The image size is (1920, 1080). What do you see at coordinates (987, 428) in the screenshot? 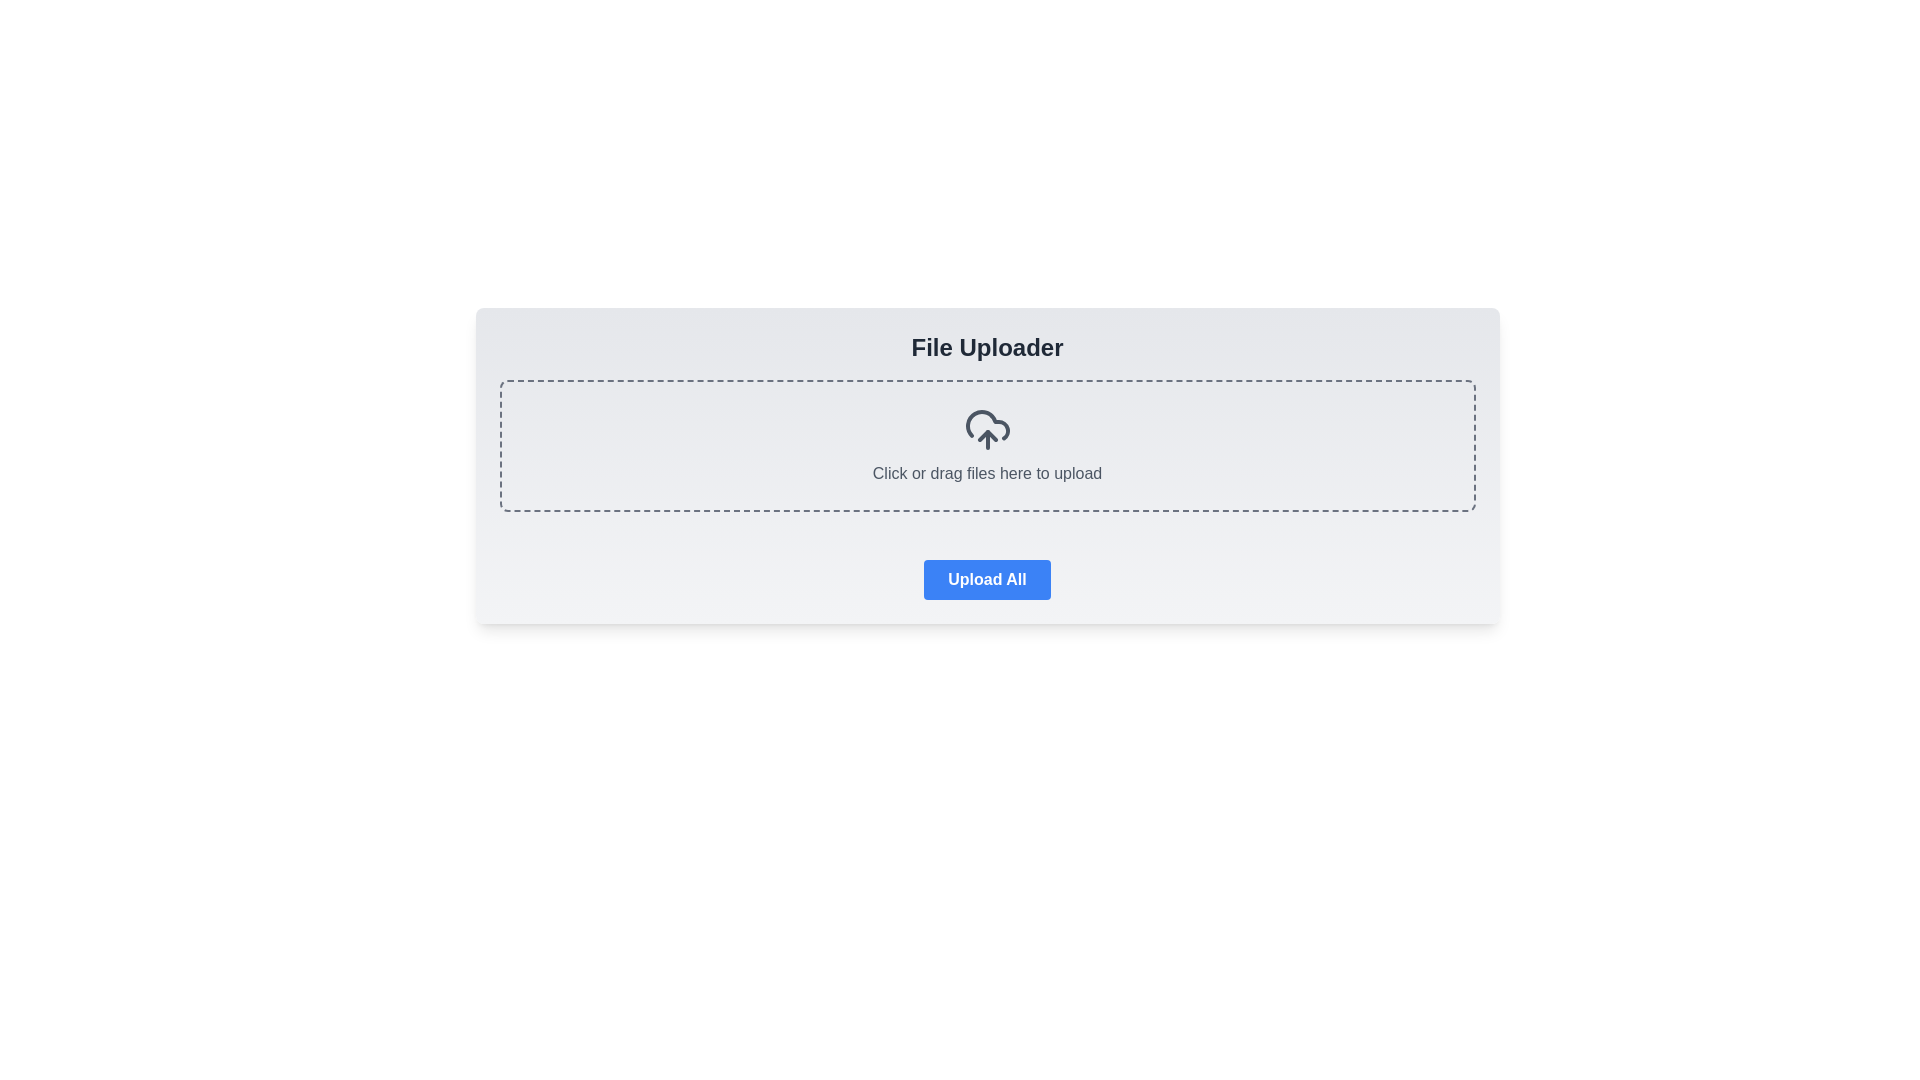
I see `the file upload icon, which is centrally located above the text 'Click or drag files here to upload' and inside a dashed rectangular boundary, to change its appearance slightly` at bounding box center [987, 428].